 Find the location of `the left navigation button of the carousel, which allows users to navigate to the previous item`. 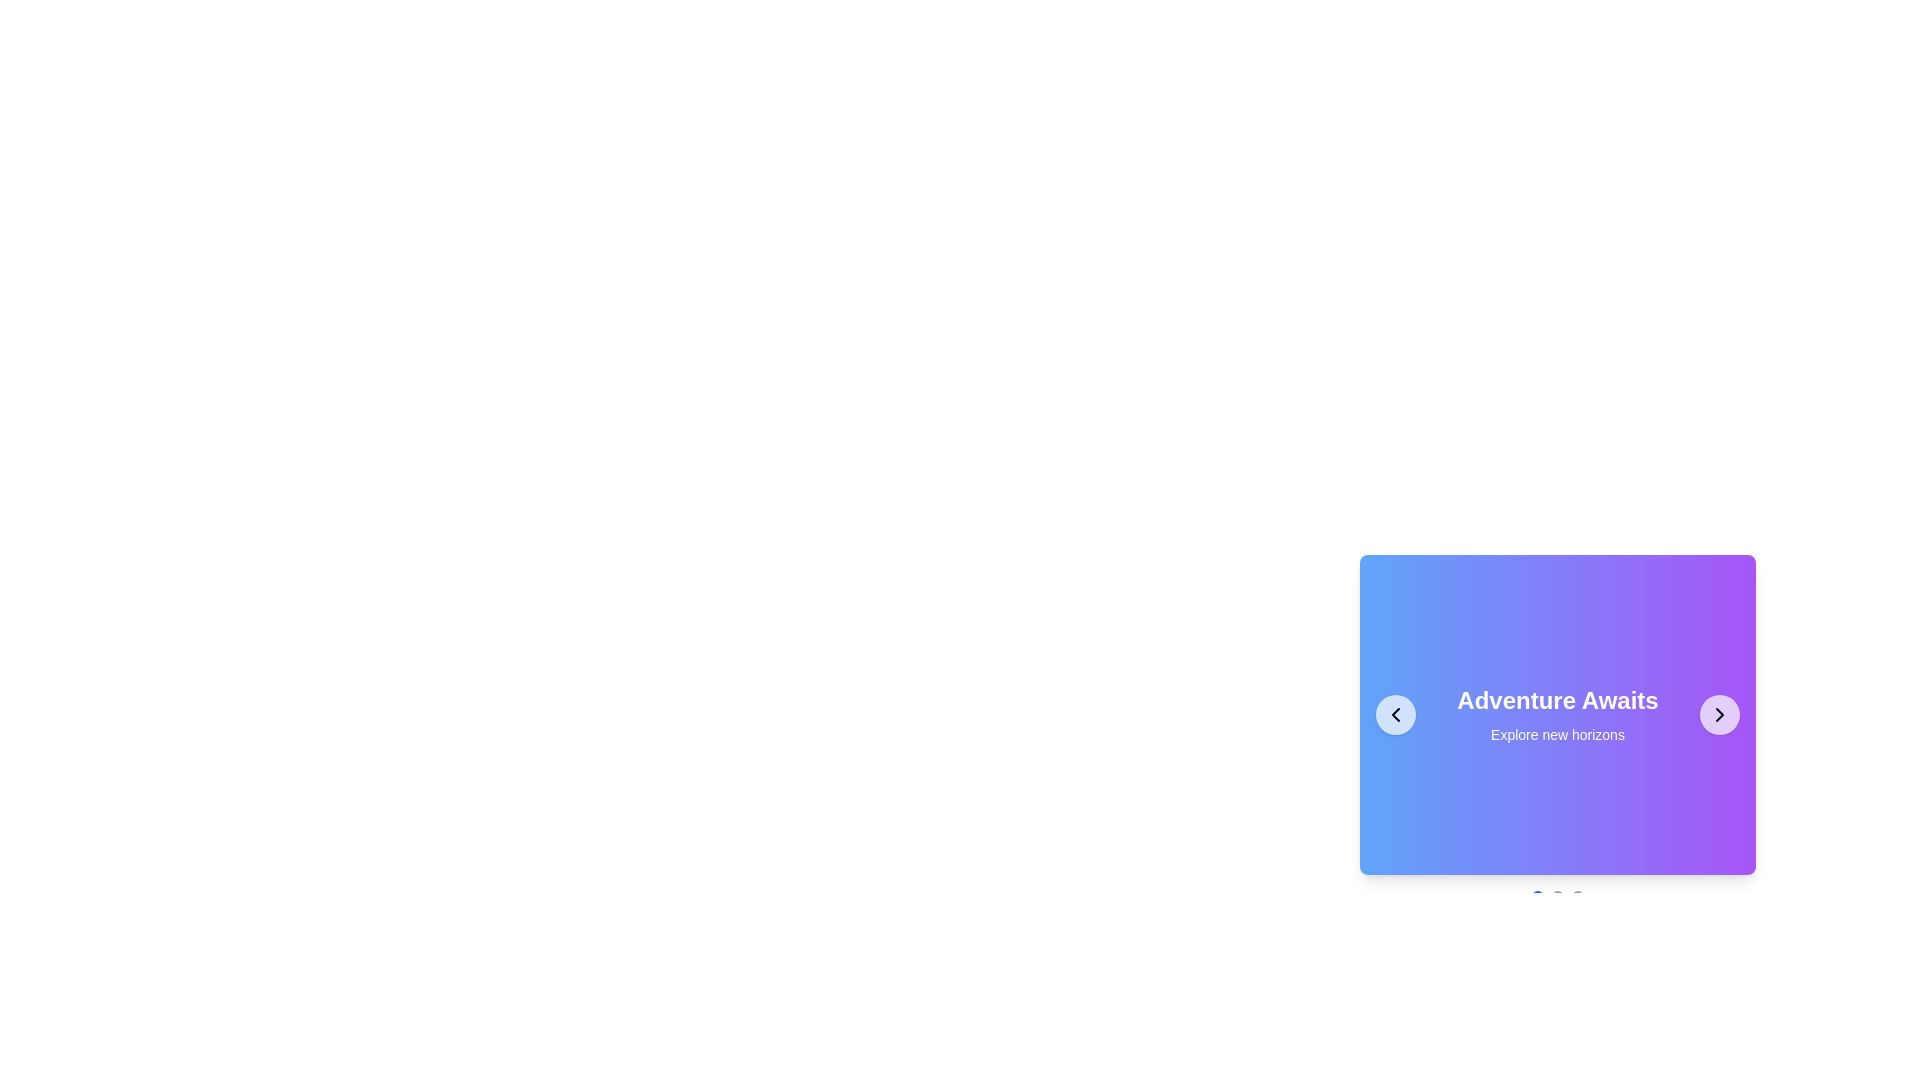

the left navigation button of the carousel, which allows users to navigate to the previous item is located at coordinates (1395, 713).